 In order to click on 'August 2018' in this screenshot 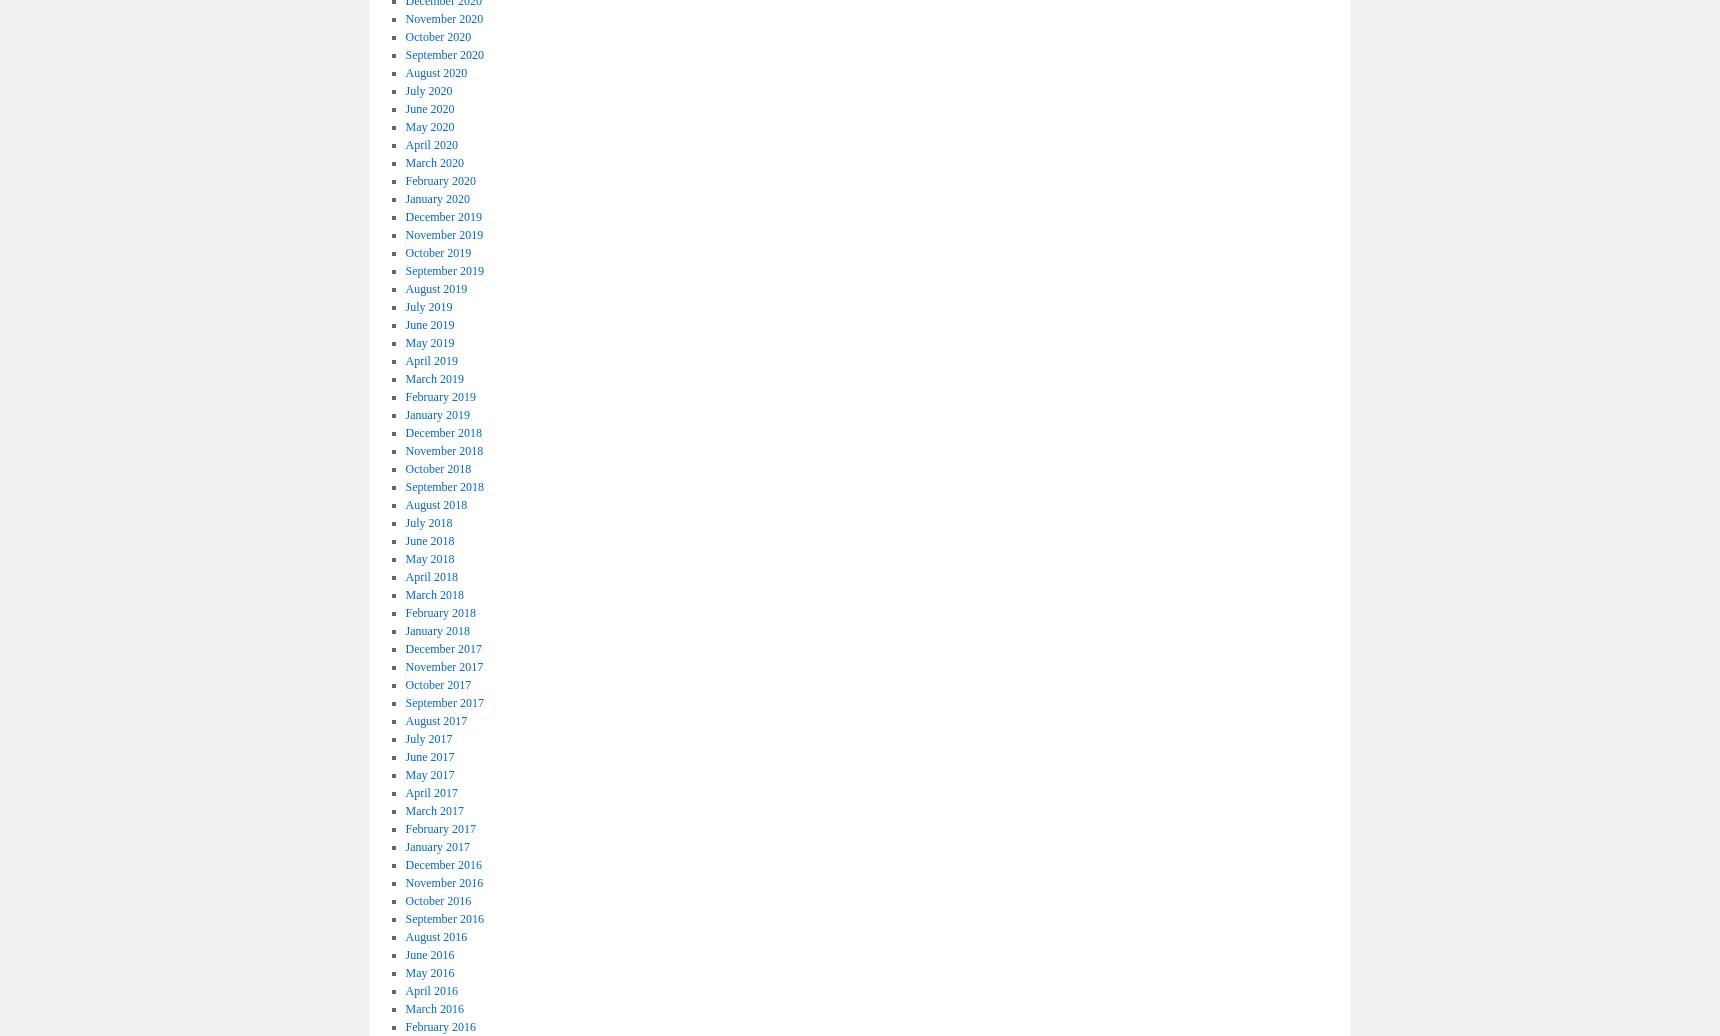, I will do `click(435, 504)`.